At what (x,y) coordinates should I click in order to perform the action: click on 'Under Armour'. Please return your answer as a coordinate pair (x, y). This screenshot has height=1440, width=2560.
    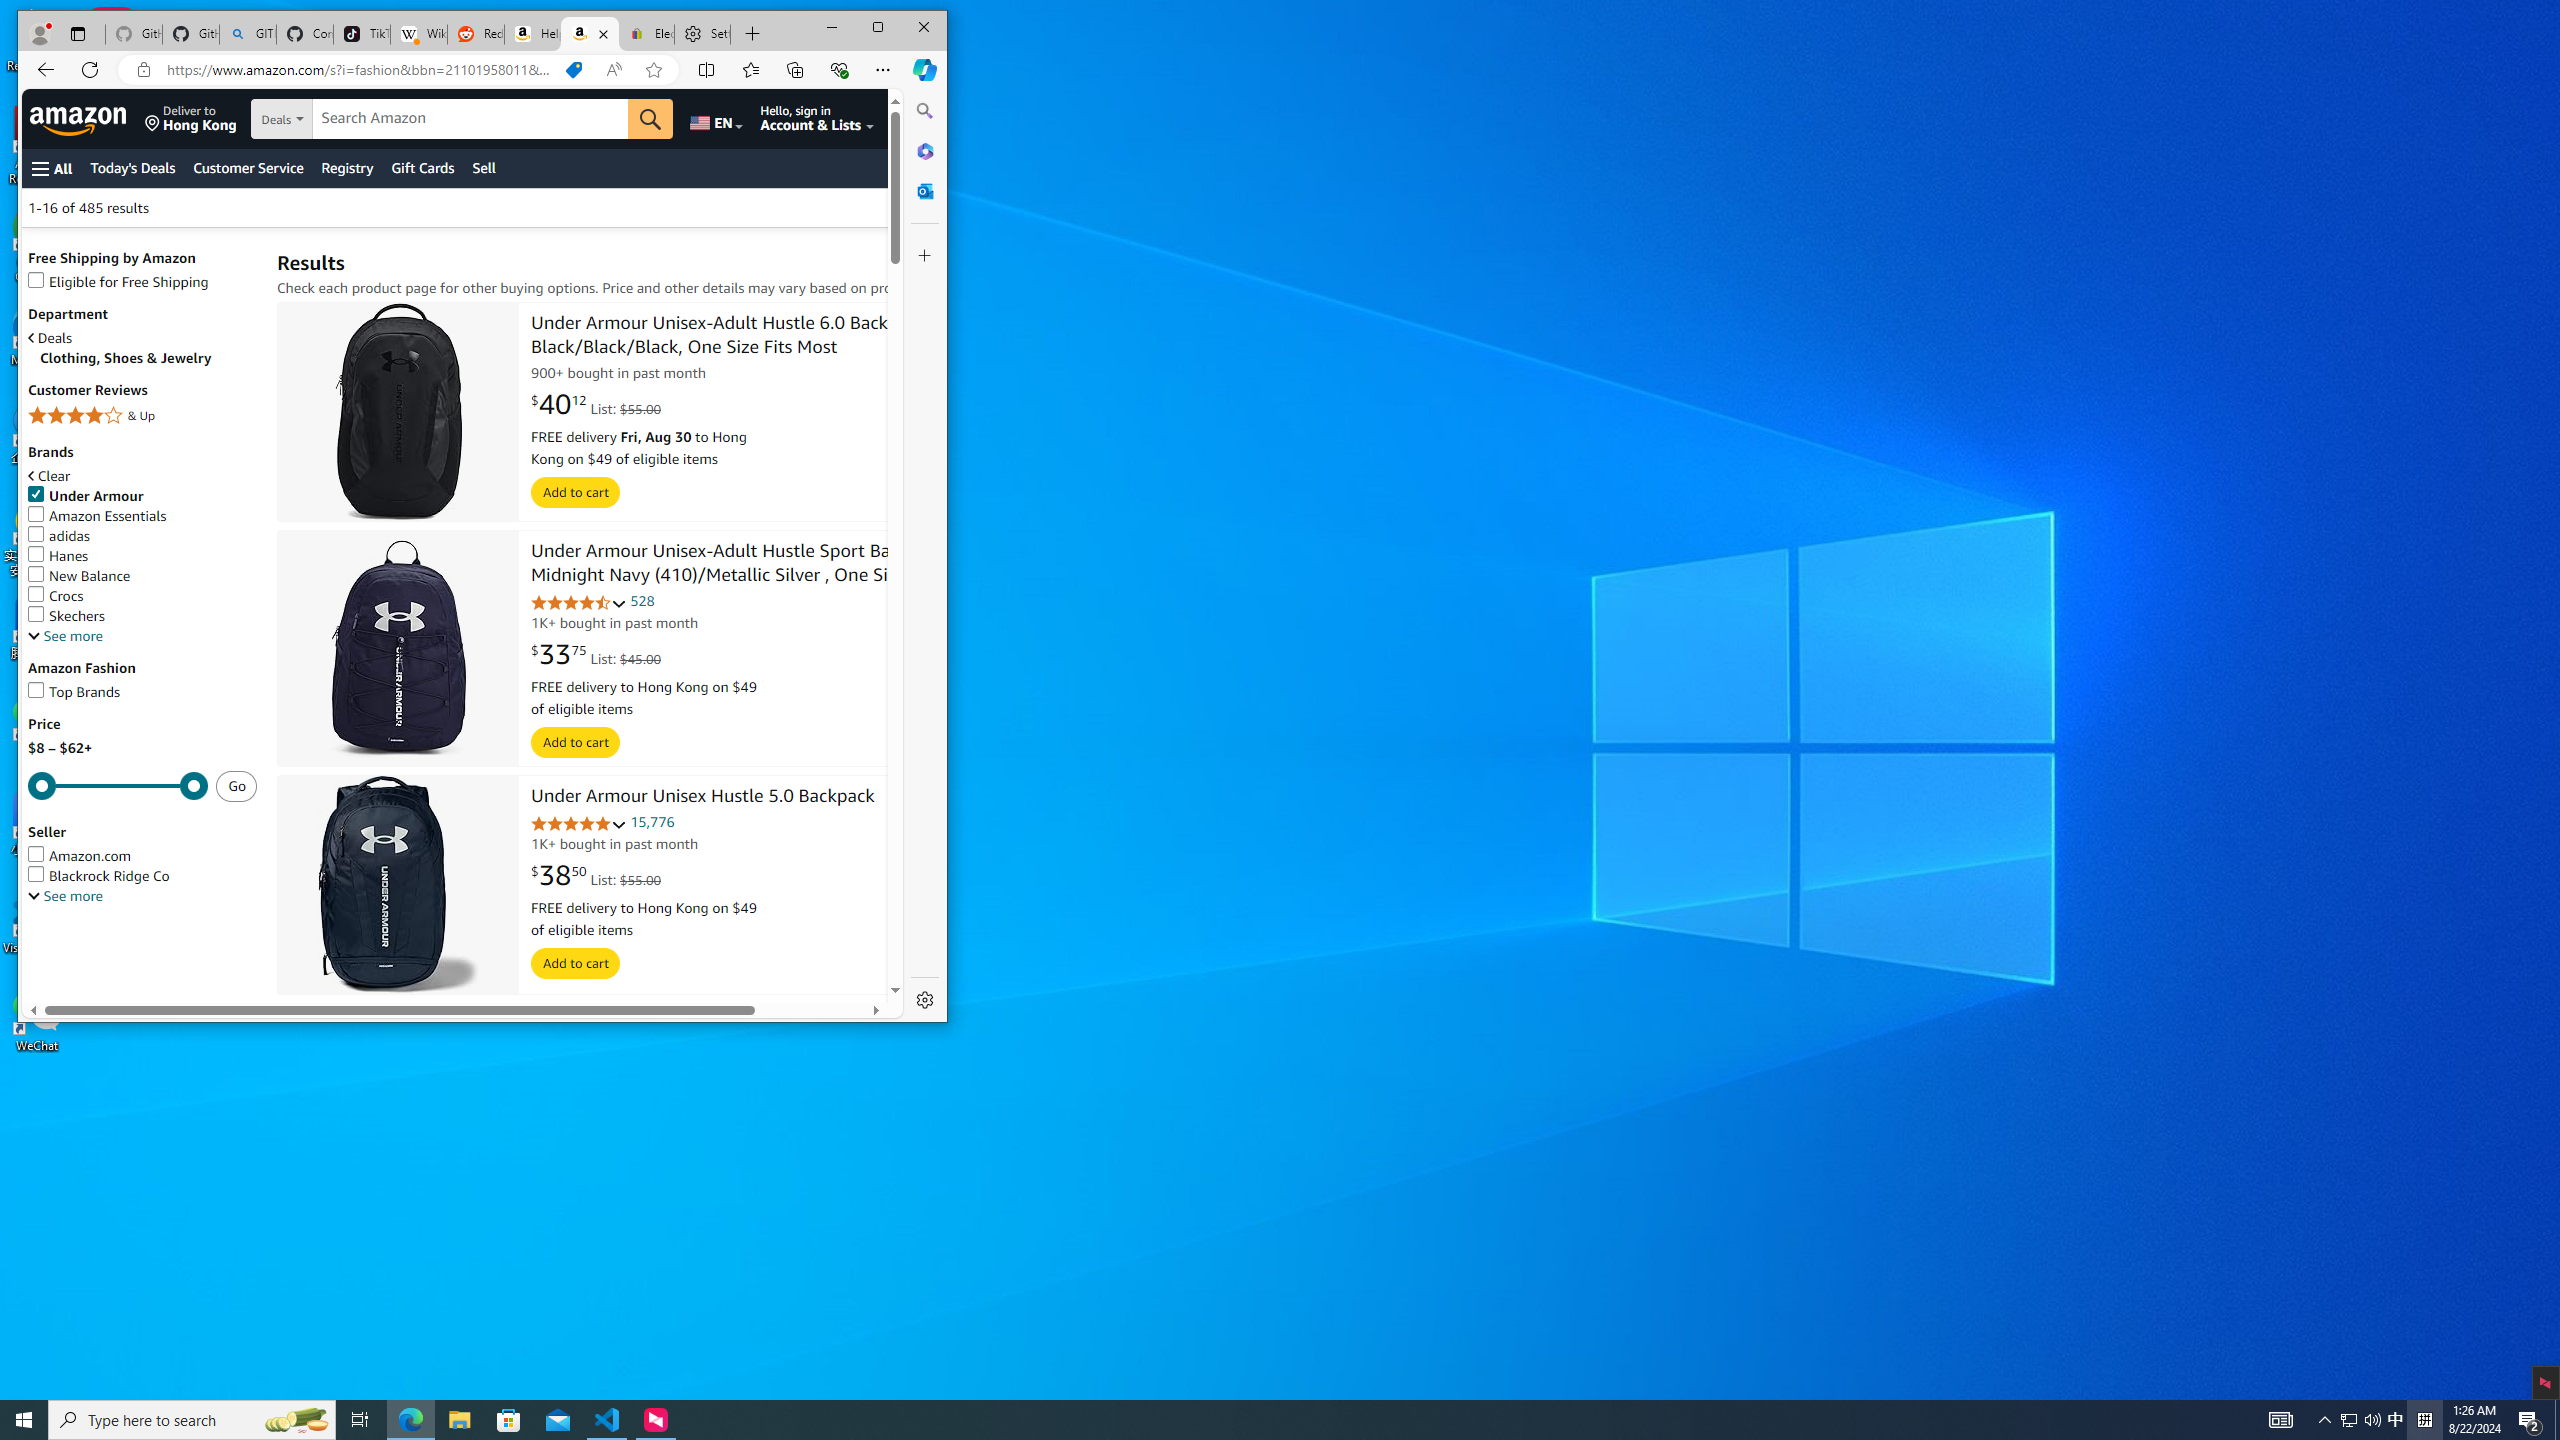
    Looking at the image, I should click on (142, 495).